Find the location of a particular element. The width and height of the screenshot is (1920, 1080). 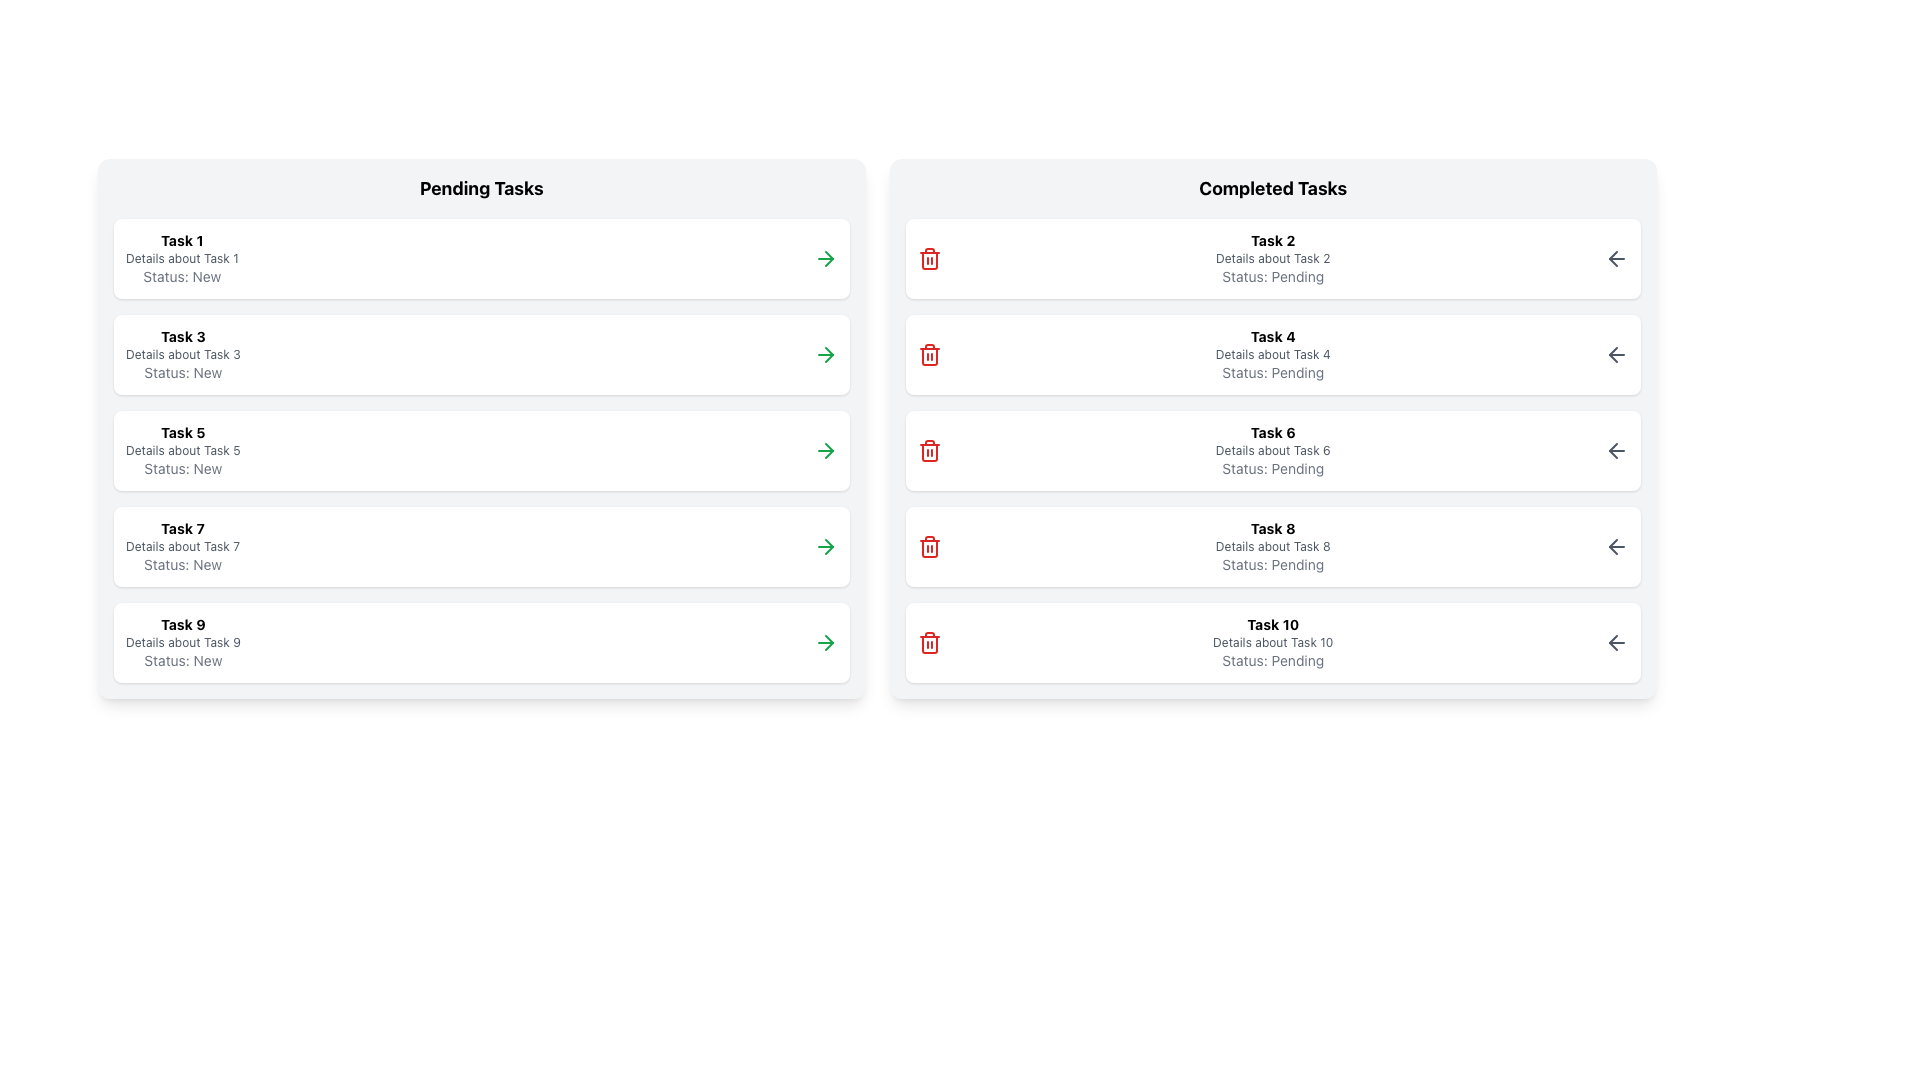

the list item displaying details of 'Task 5' is located at coordinates (481, 451).